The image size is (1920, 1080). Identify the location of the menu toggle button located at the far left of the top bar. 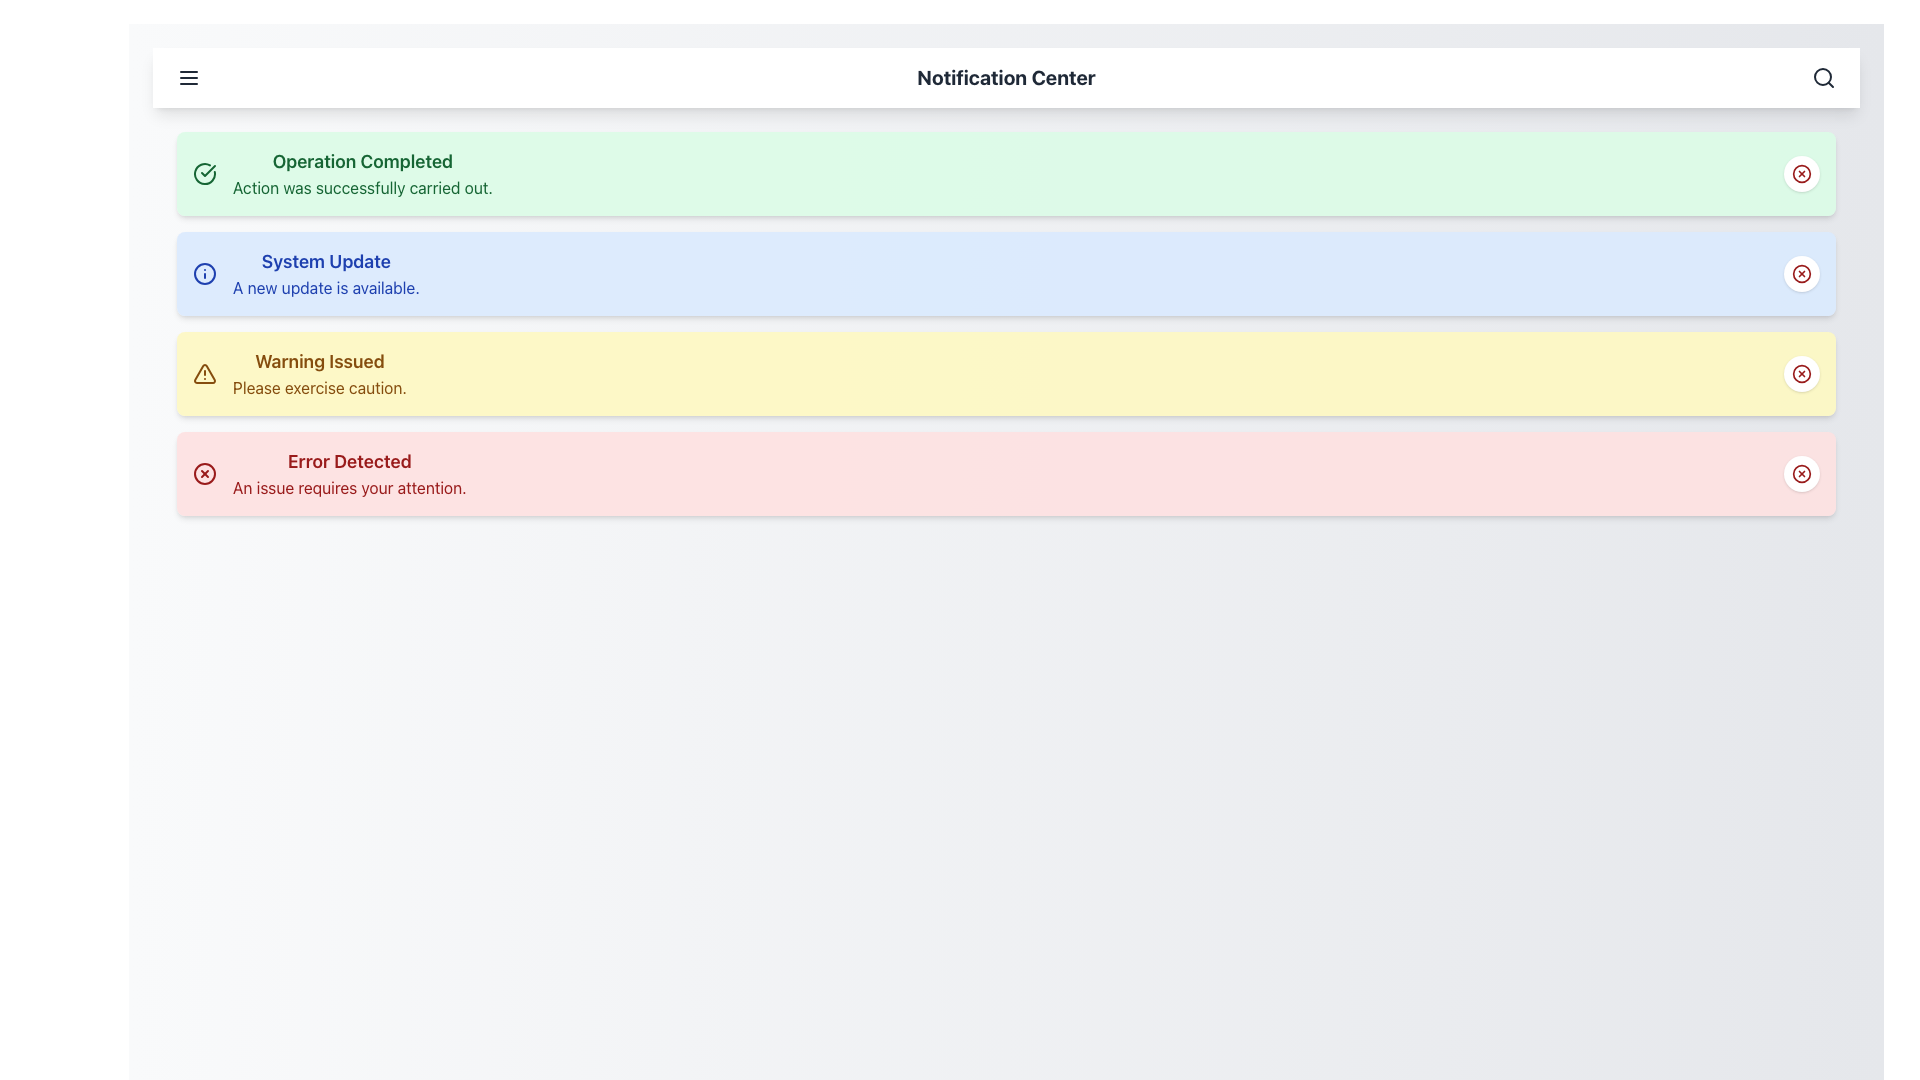
(188, 76).